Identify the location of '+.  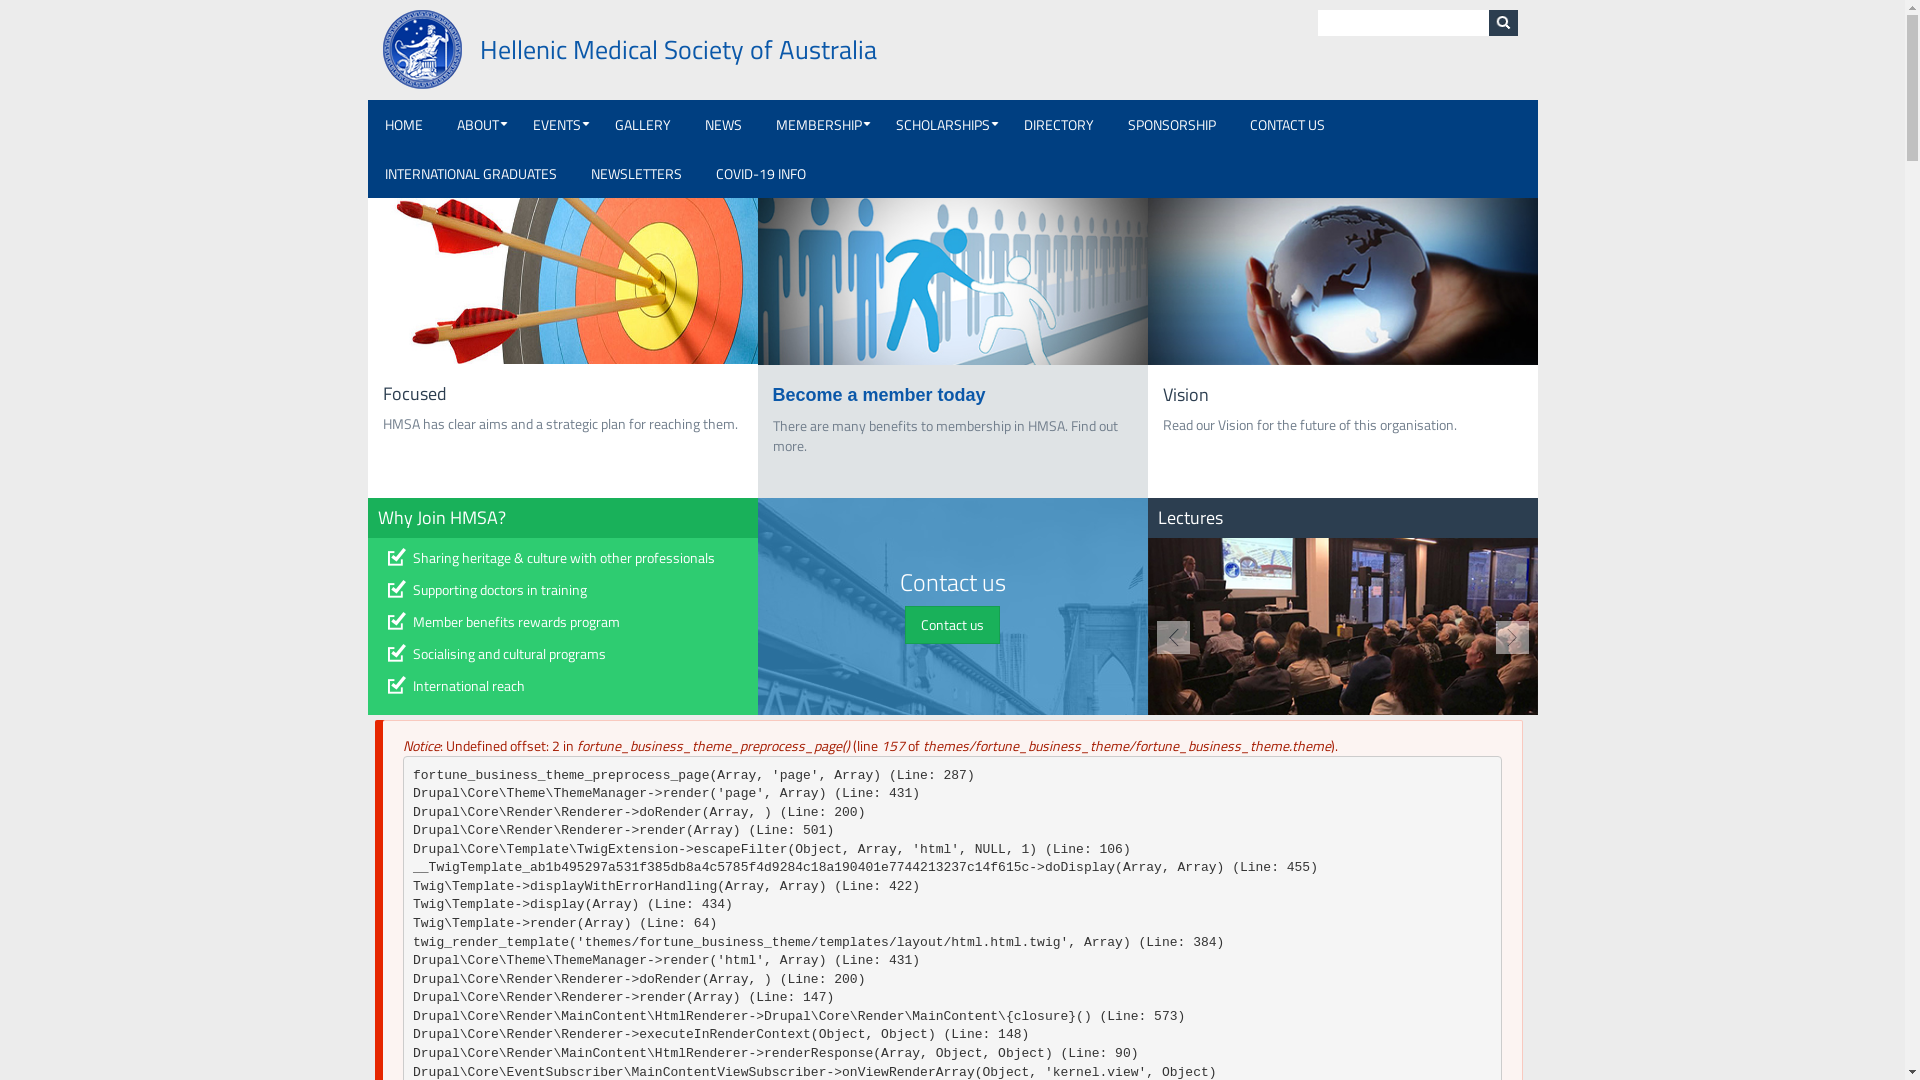
(556, 124).